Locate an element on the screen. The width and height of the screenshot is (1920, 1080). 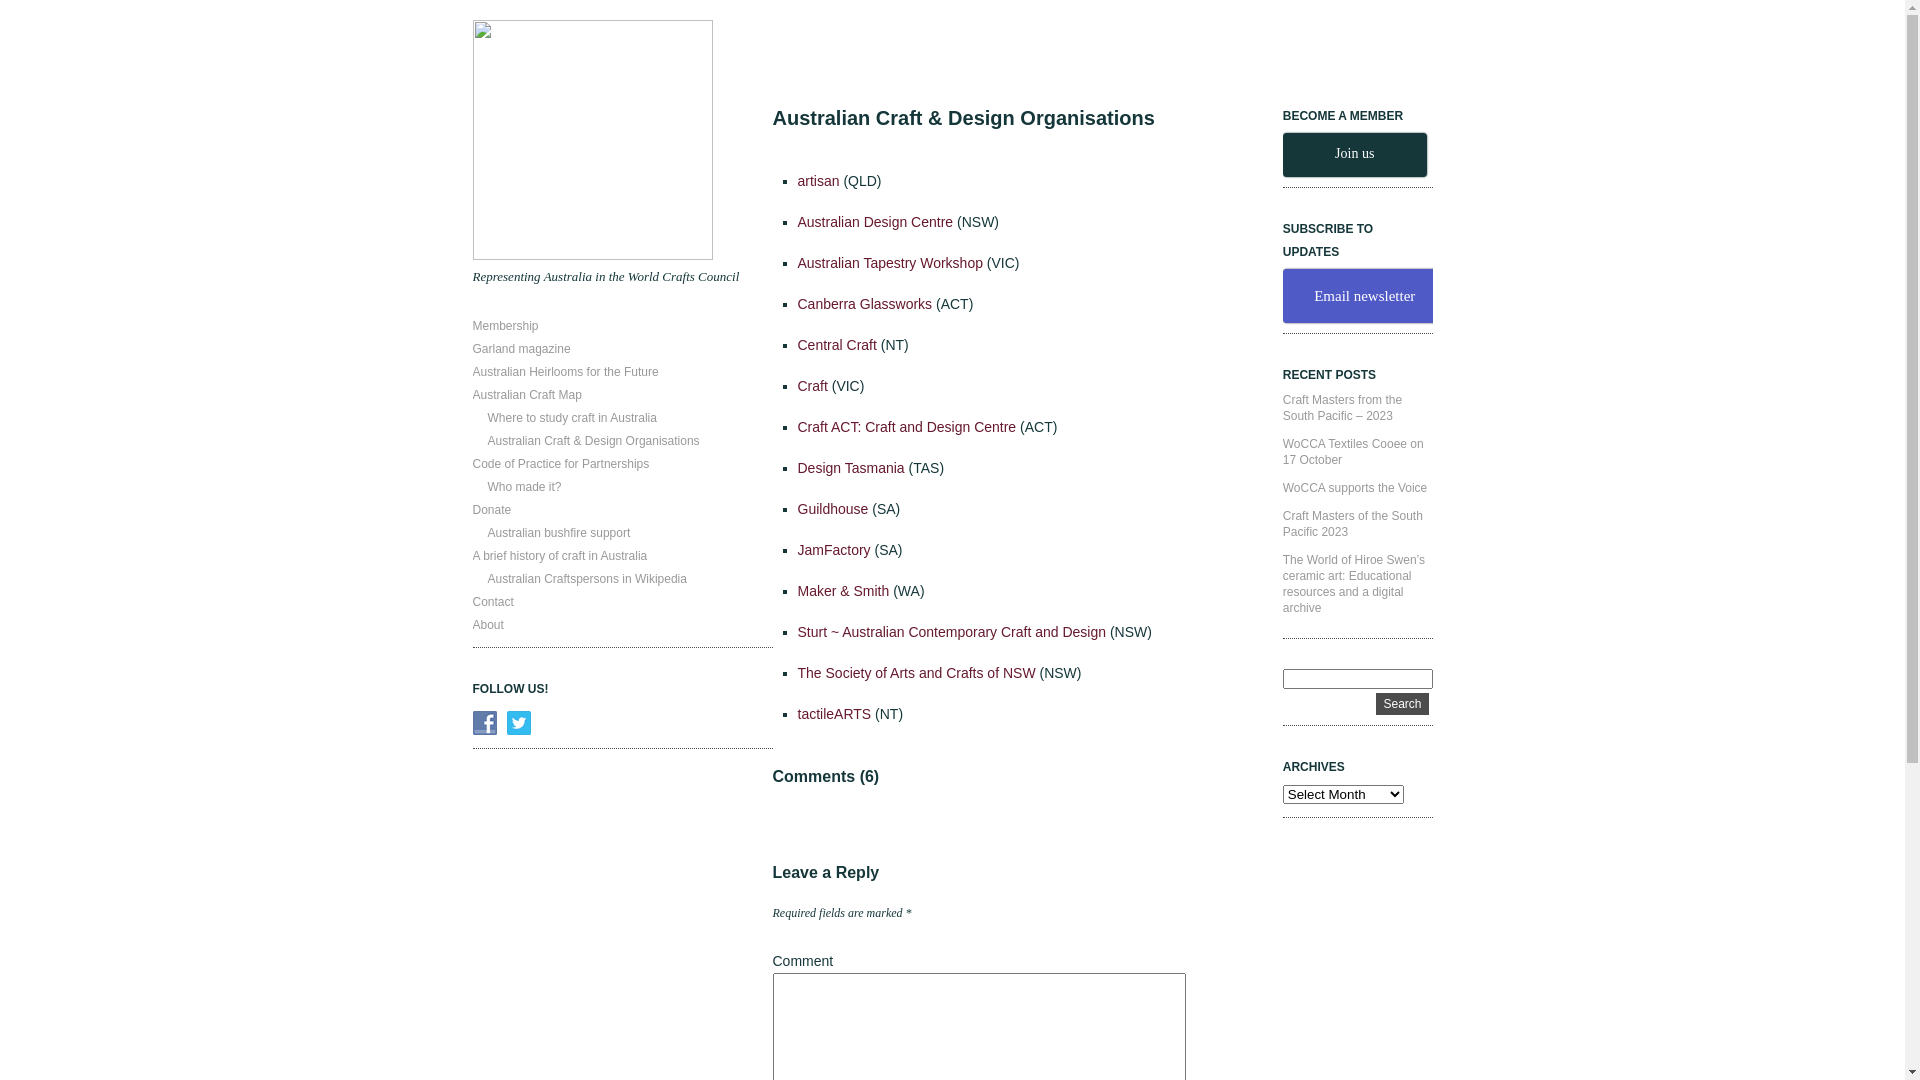
'Australian Craft Map' is located at coordinates (526, 394).